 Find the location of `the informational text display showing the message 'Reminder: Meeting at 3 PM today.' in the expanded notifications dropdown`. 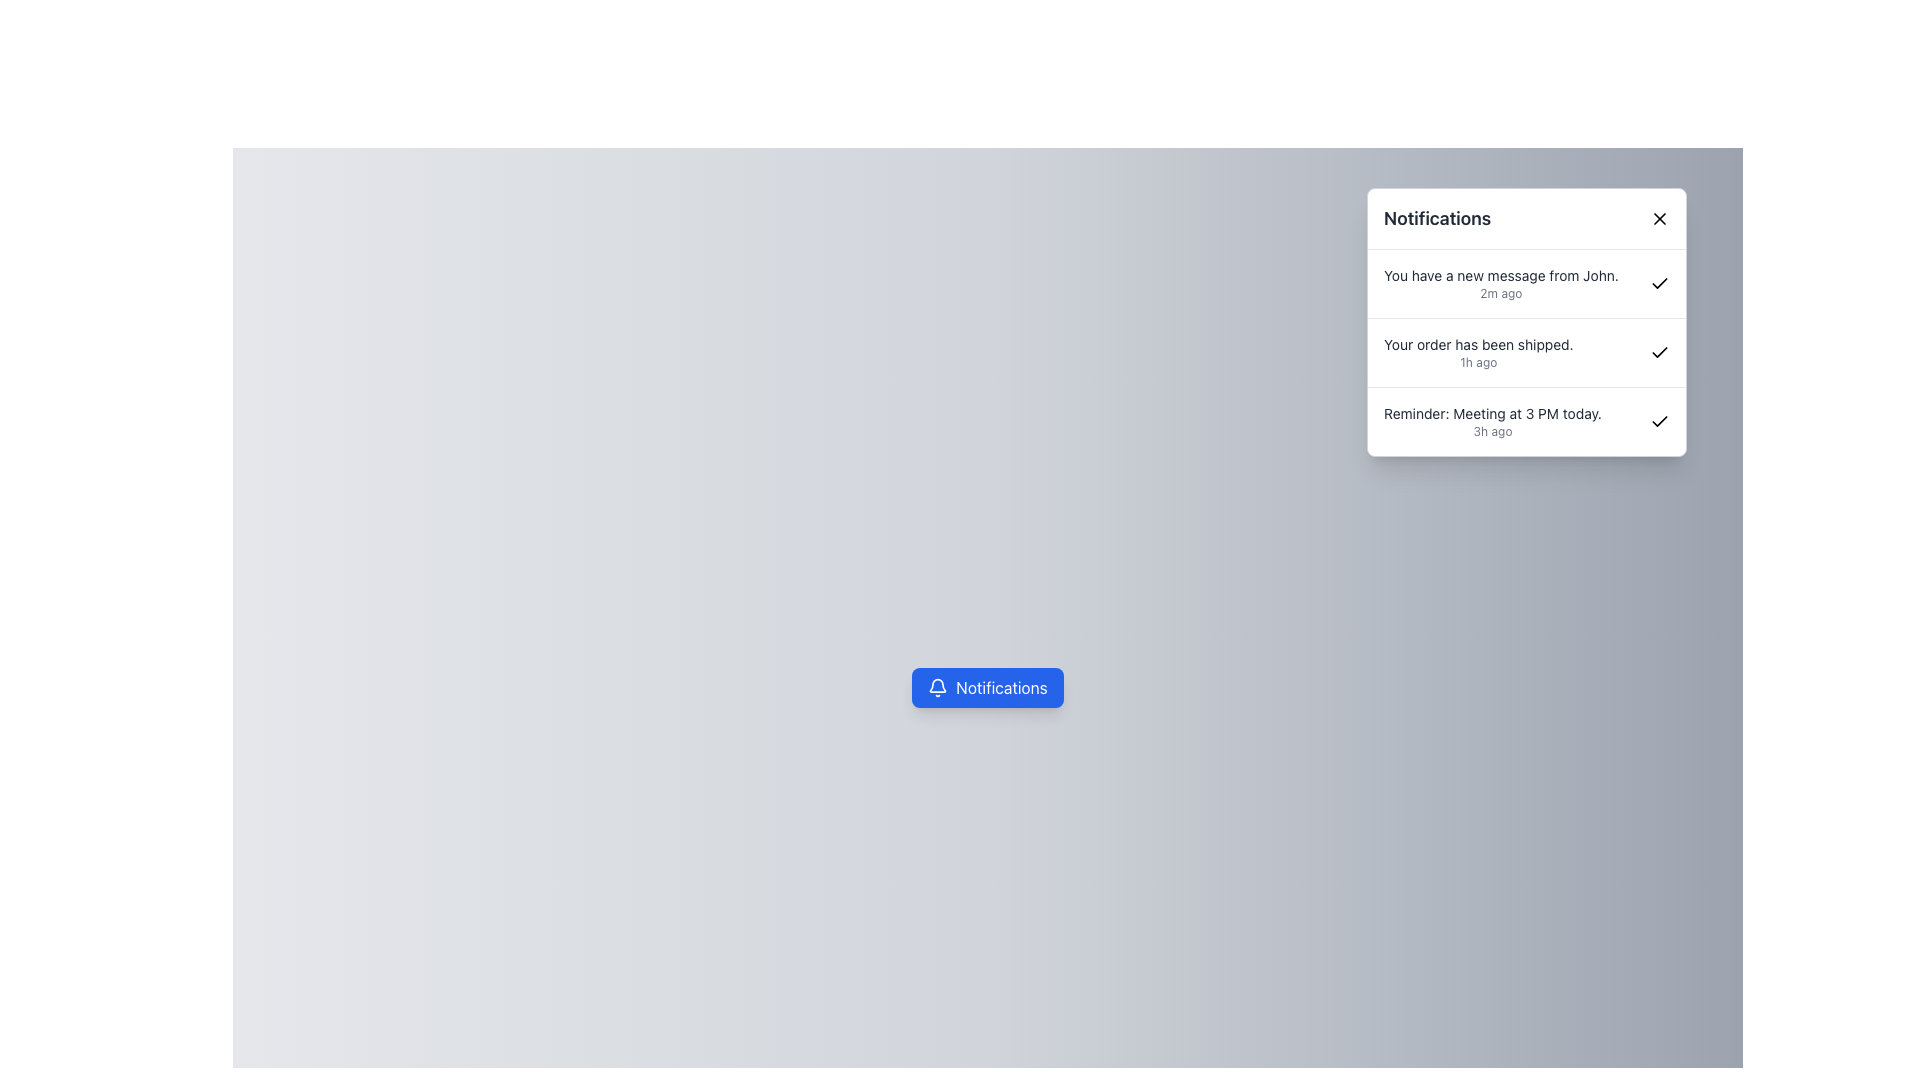

the informational text display showing the message 'Reminder: Meeting at 3 PM today.' in the expanded notifications dropdown is located at coordinates (1492, 420).